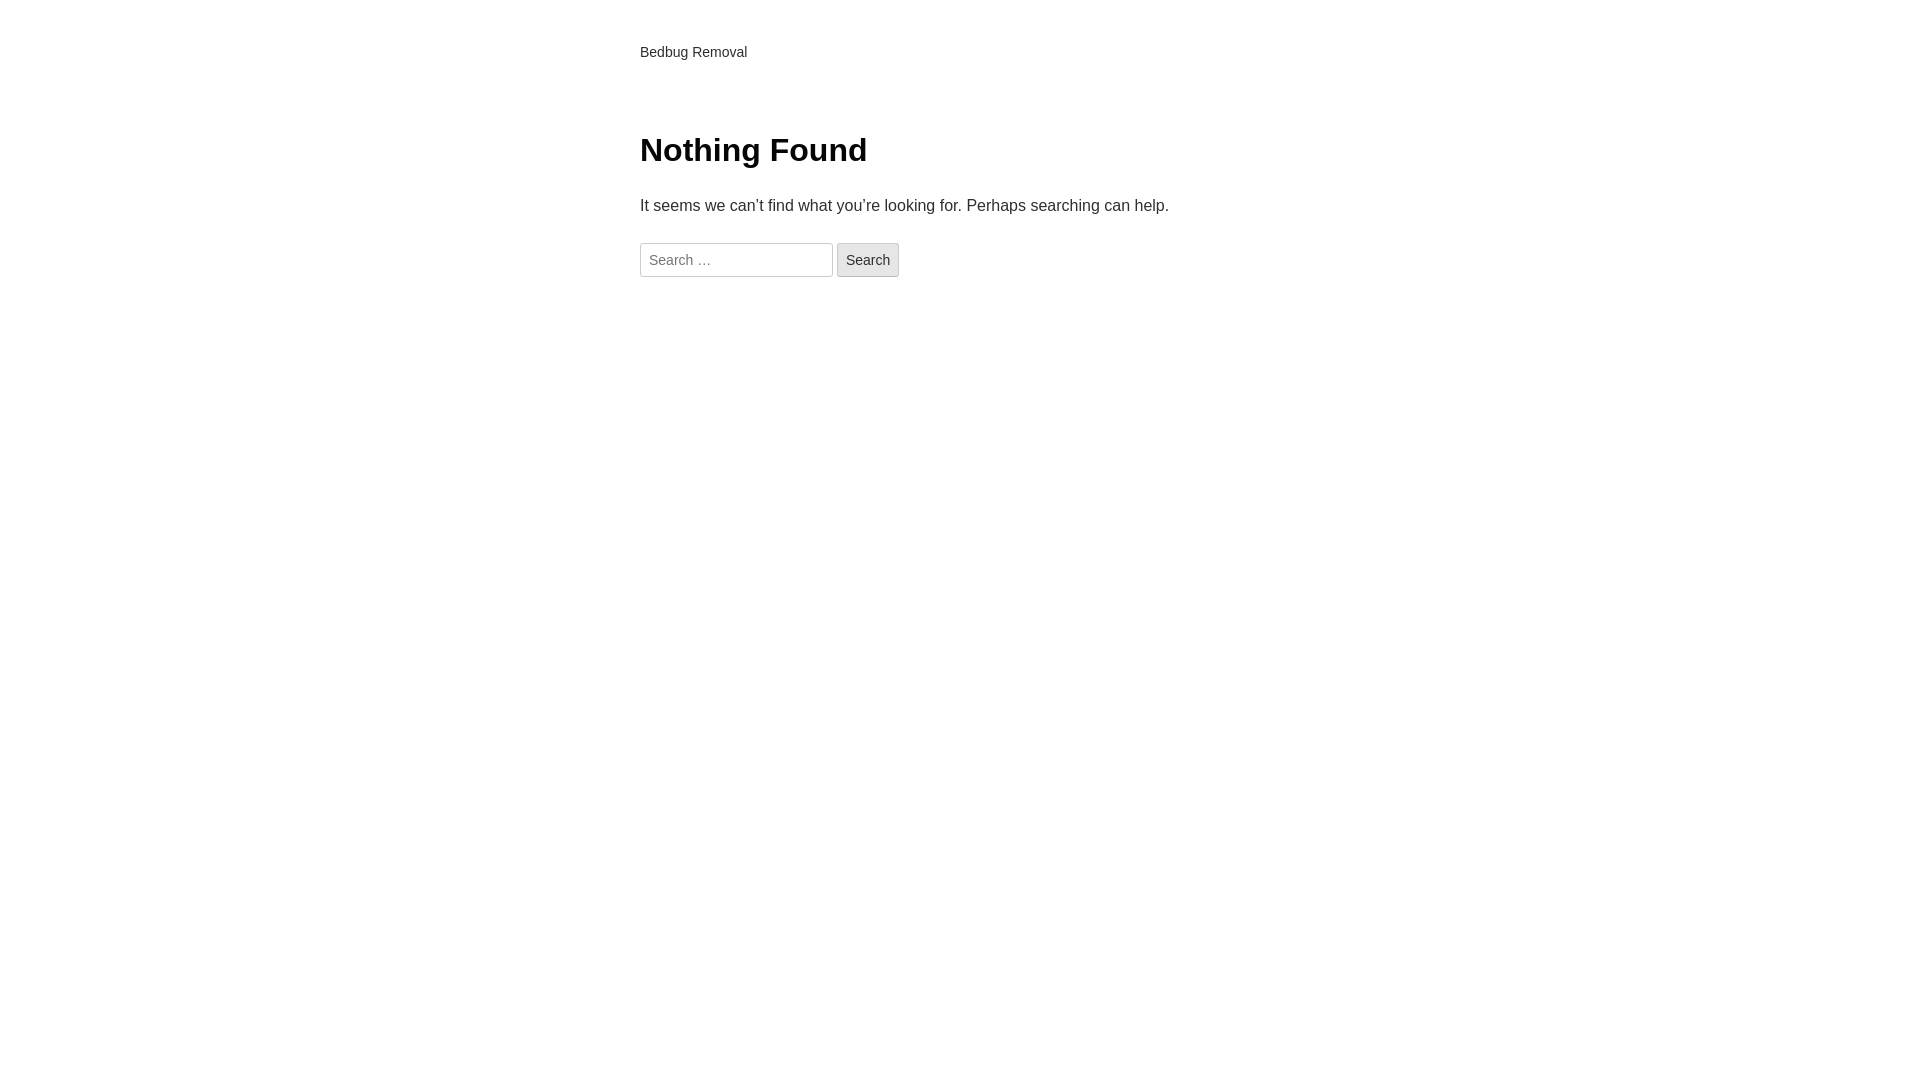 This screenshot has height=1080, width=1920. I want to click on 'Search', so click(836, 258).